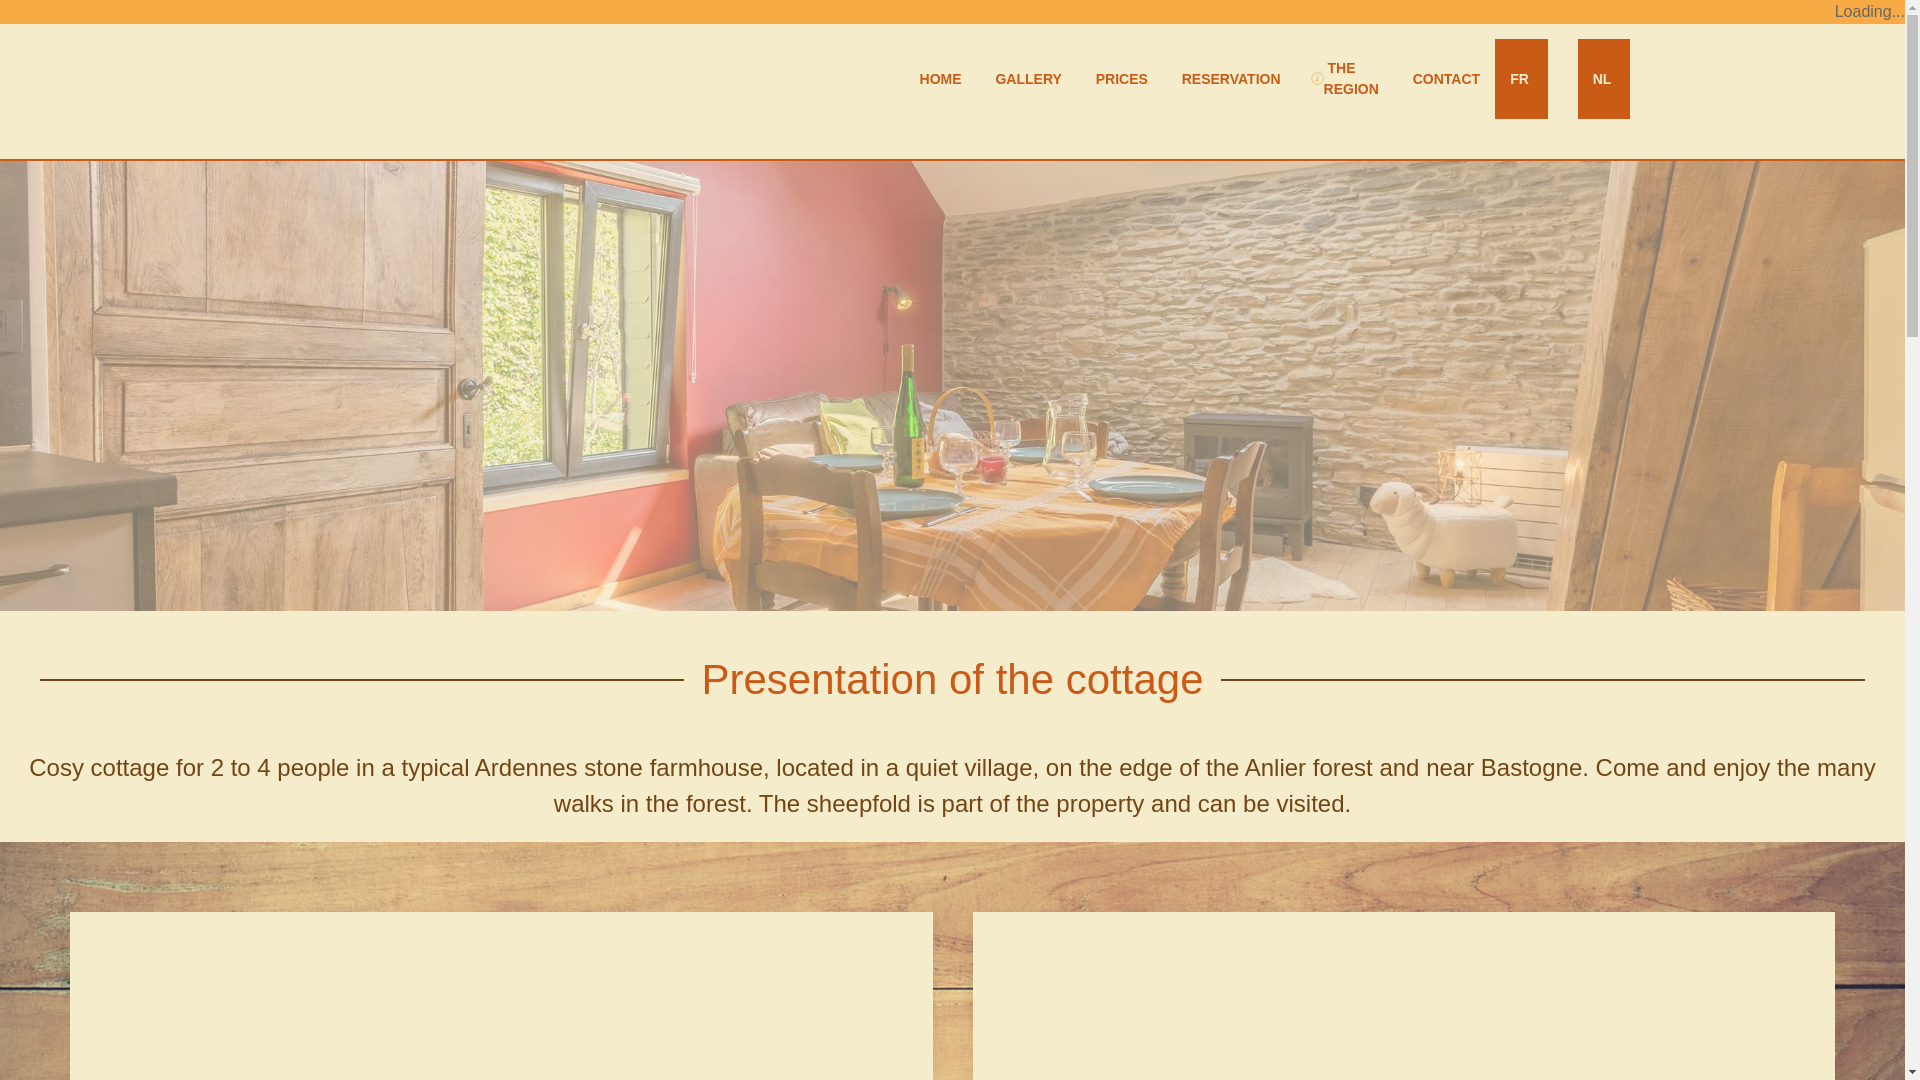 The image size is (1920, 1080). What do you see at coordinates (1344, 77) in the screenshot?
I see `' THE REGION'` at bounding box center [1344, 77].